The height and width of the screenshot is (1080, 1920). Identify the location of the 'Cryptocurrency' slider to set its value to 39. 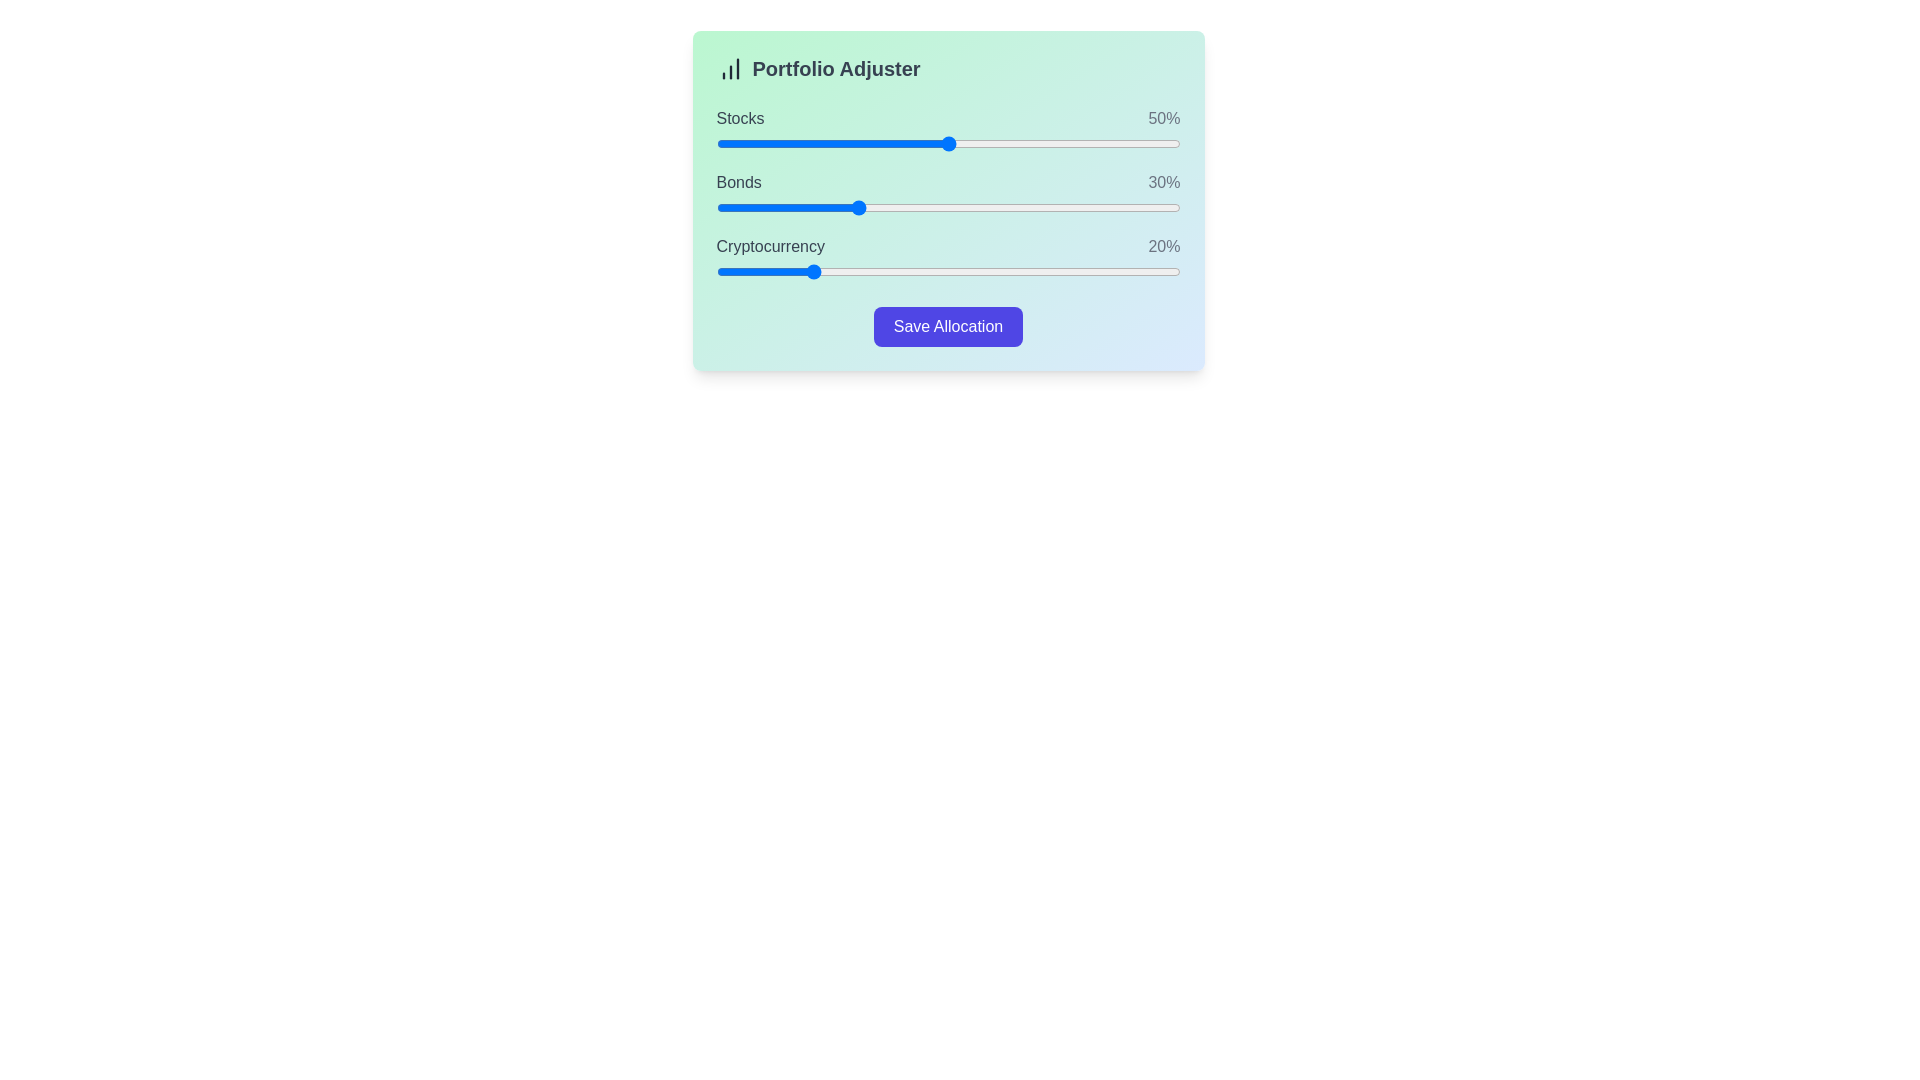
(896, 272).